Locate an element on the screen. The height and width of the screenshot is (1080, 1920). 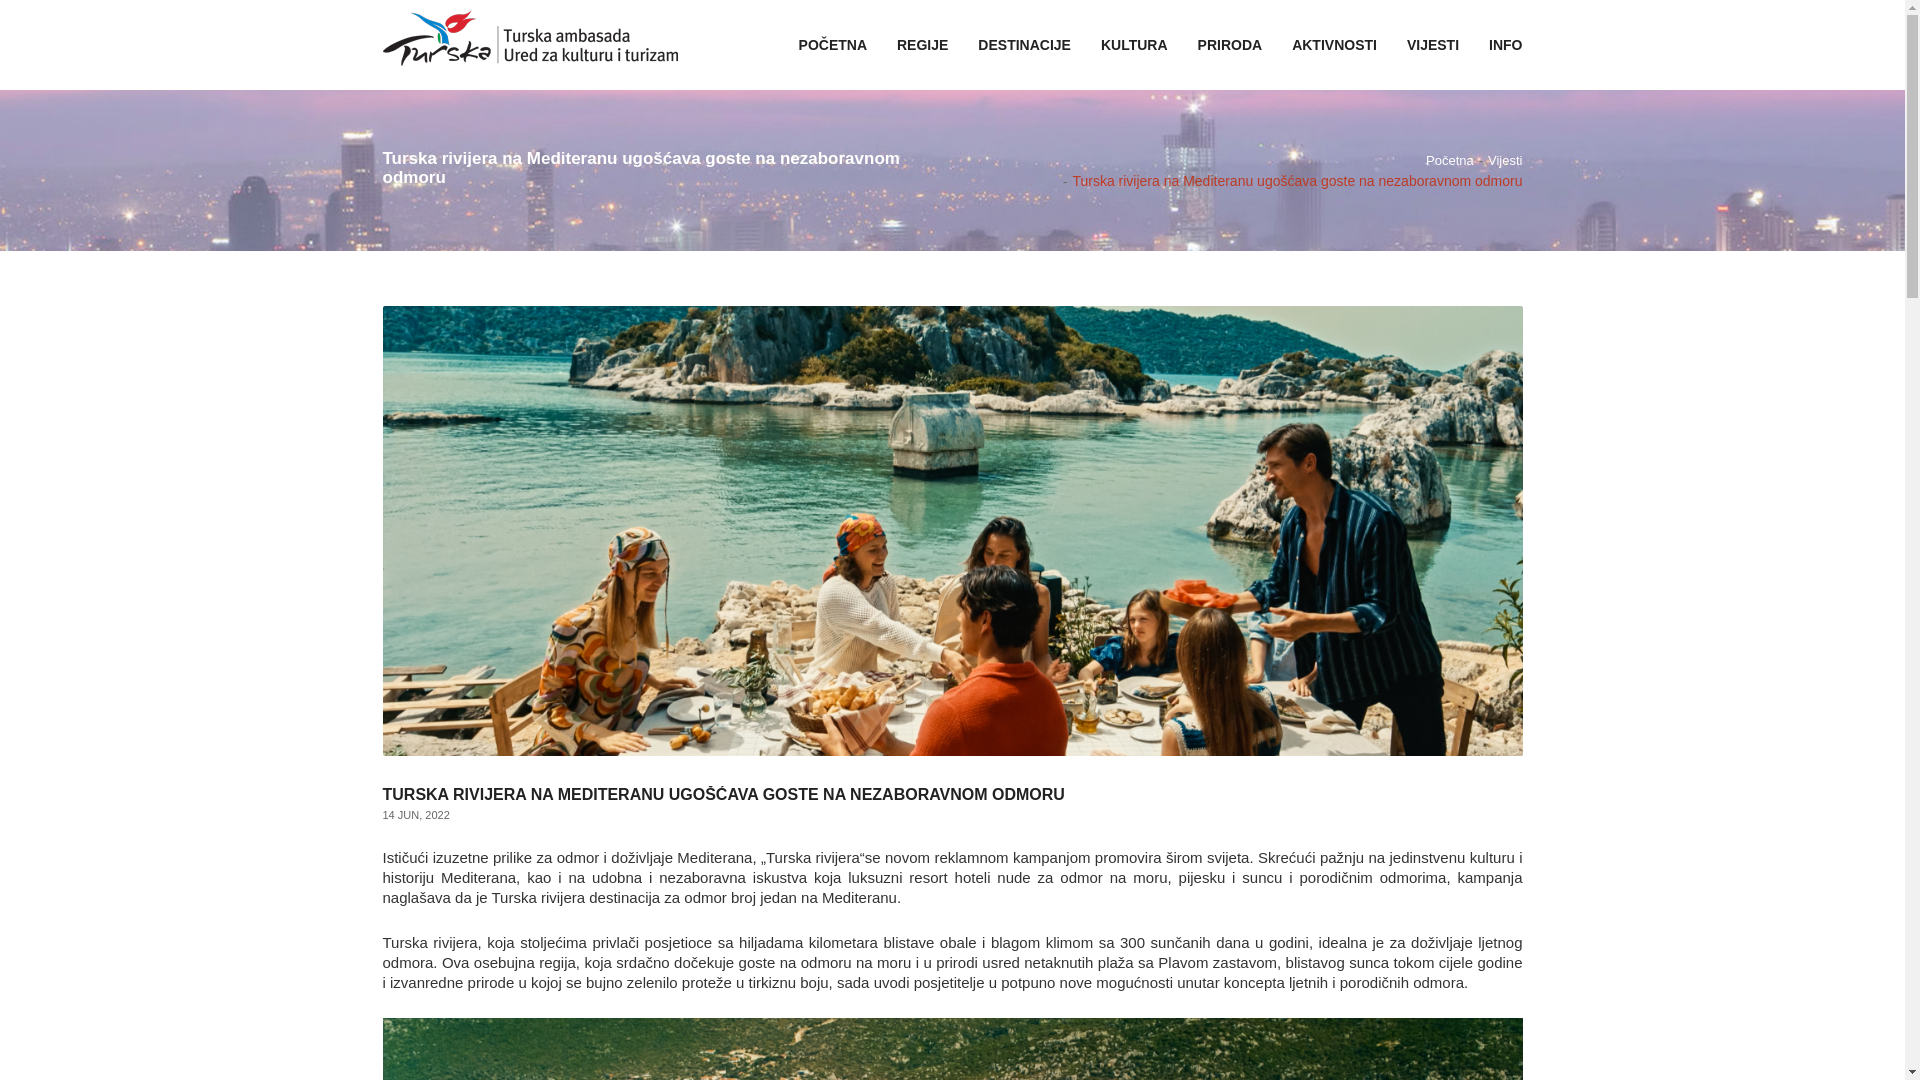
'AKTIVNOSTI' is located at coordinates (1275, 45).